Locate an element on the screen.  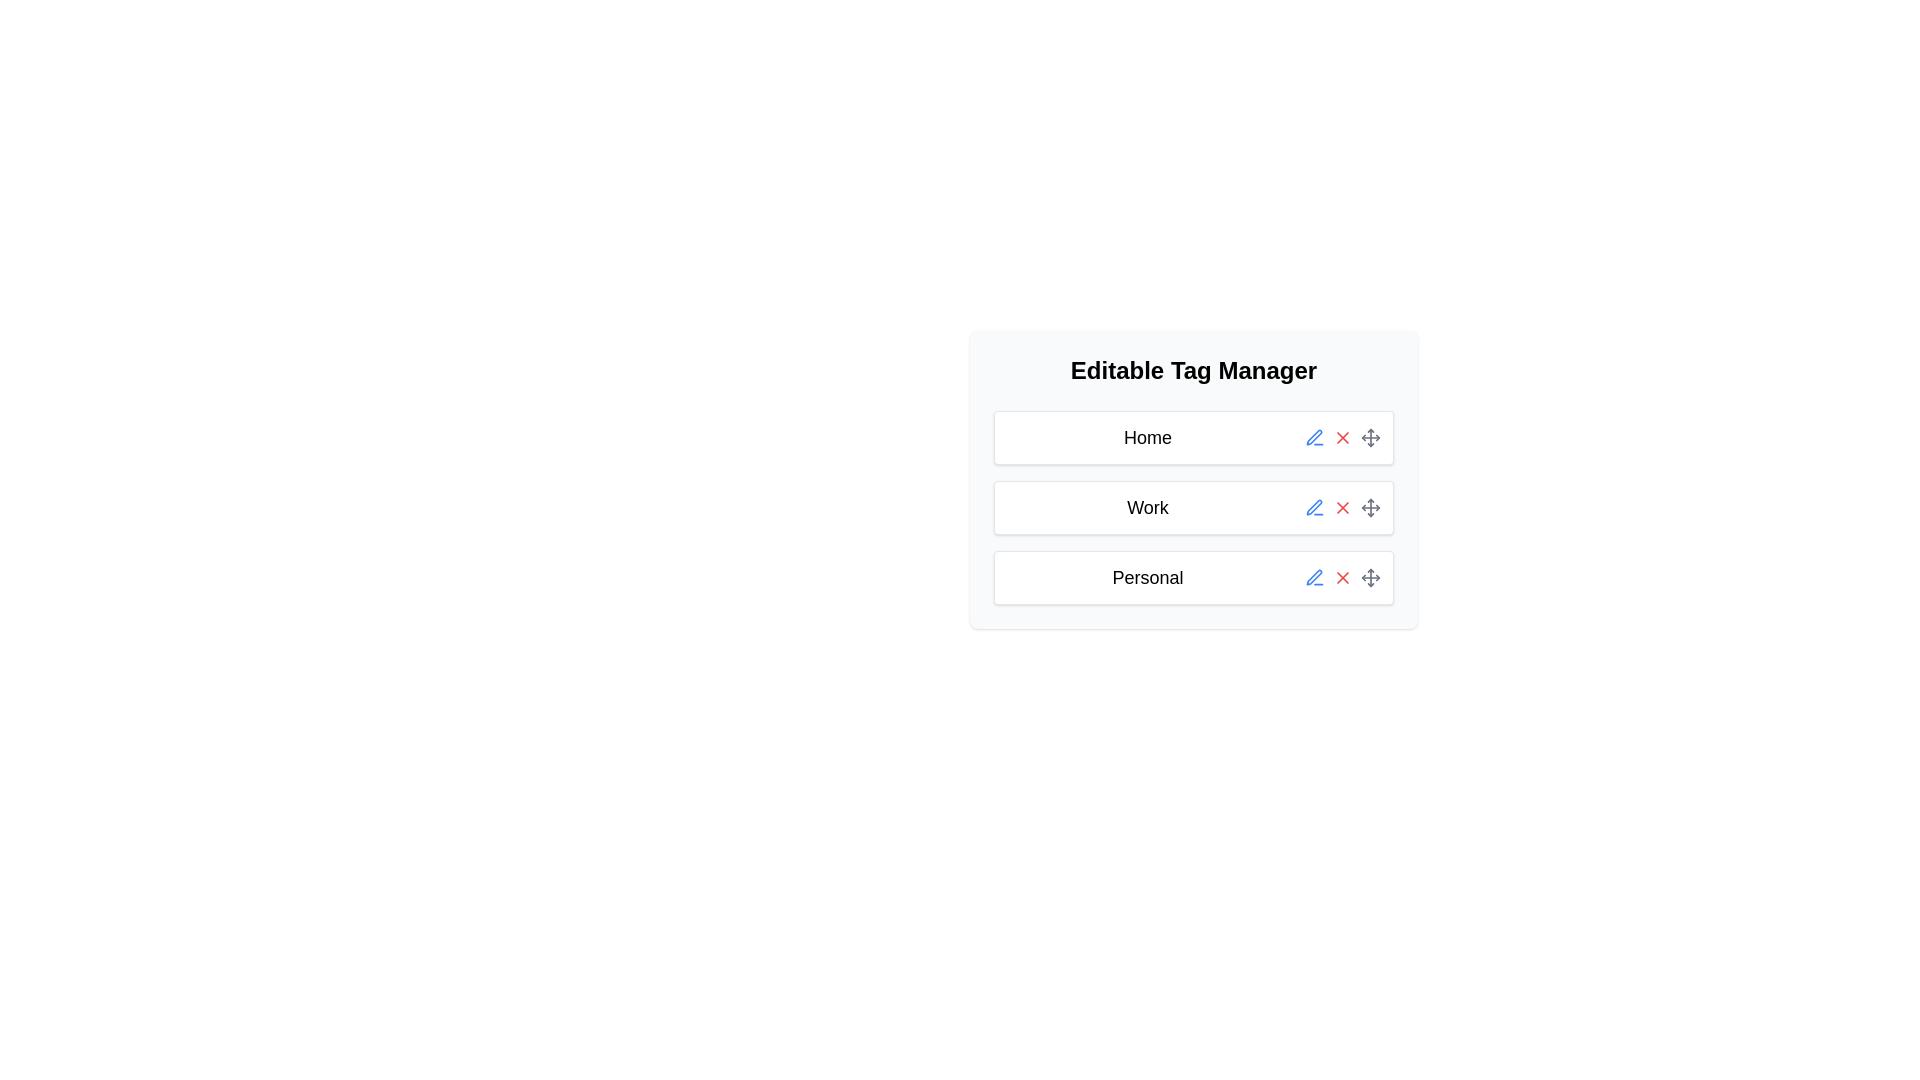
the red cross-shaped icon located in the first row of the editable tag manager interface is located at coordinates (1343, 437).